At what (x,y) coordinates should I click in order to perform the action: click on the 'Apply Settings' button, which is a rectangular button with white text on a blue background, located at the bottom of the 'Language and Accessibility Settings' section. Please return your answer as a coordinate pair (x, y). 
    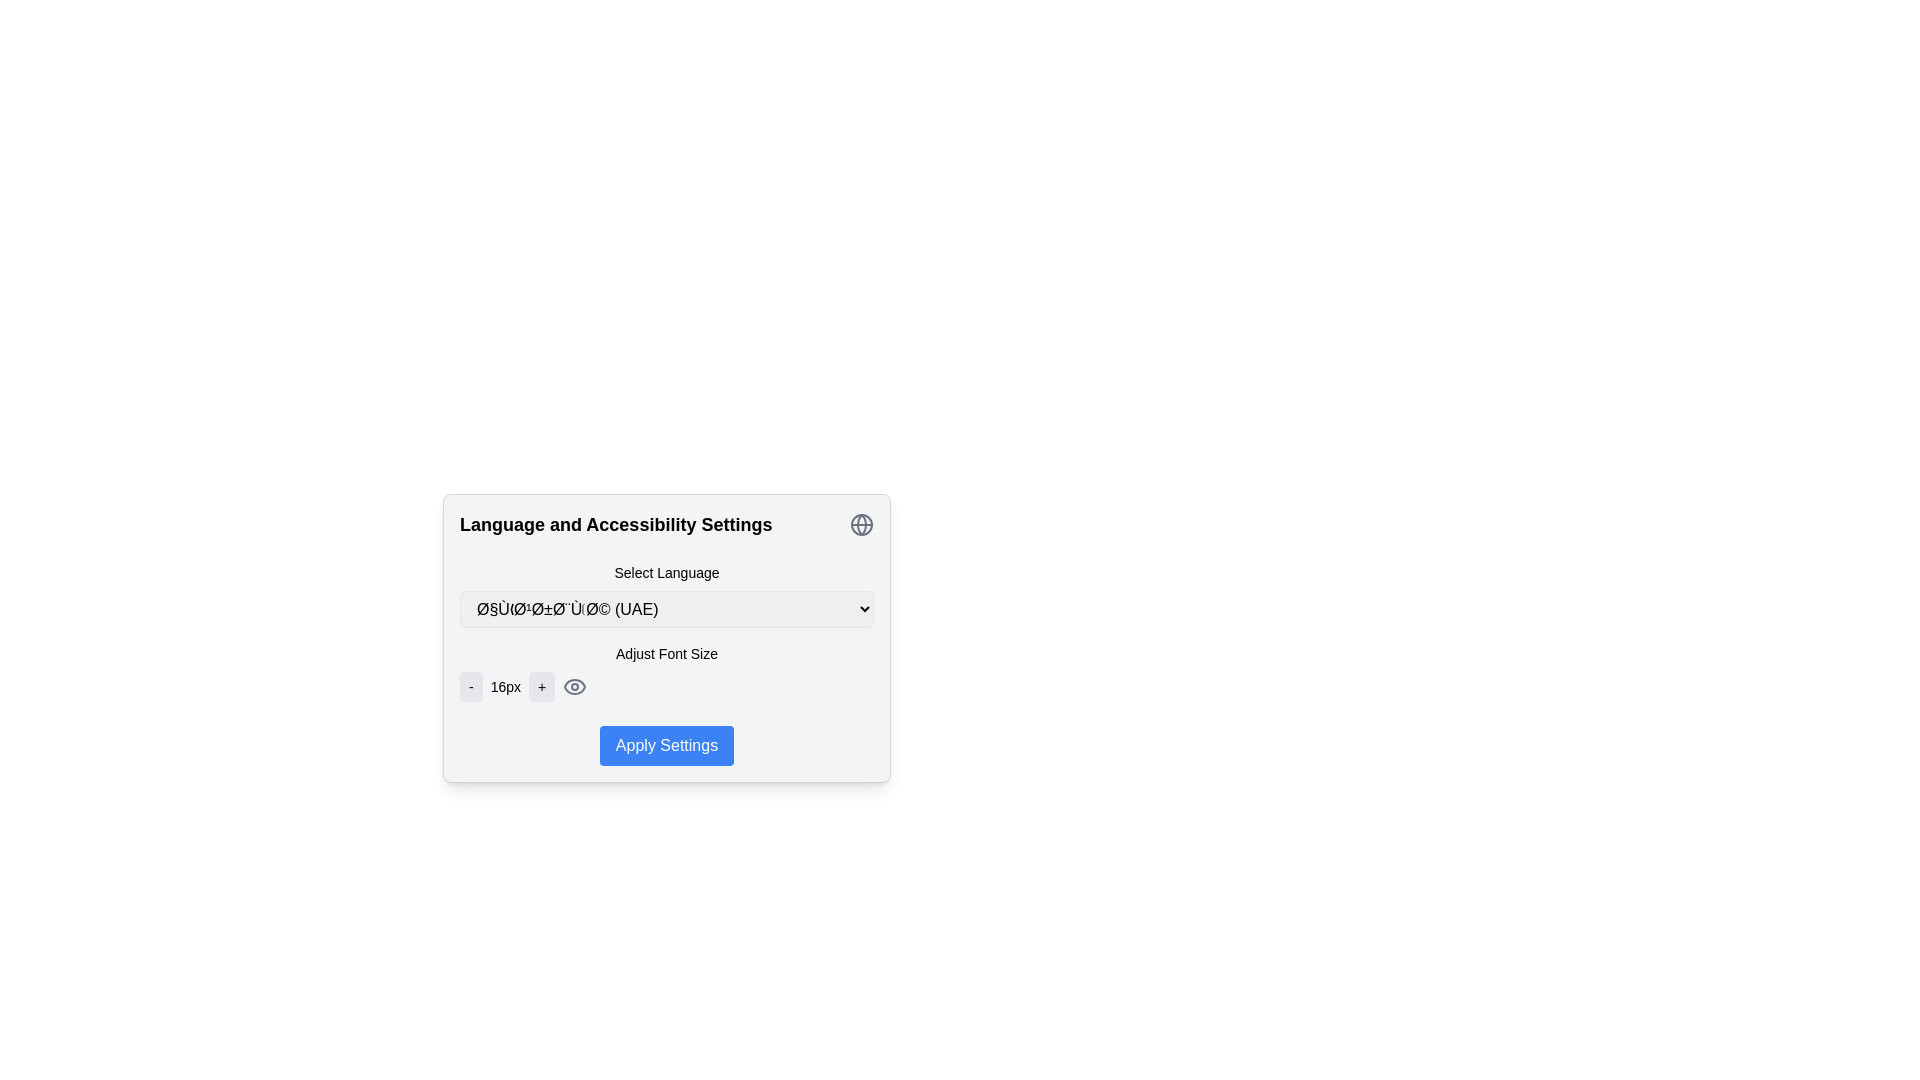
    Looking at the image, I should click on (667, 745).